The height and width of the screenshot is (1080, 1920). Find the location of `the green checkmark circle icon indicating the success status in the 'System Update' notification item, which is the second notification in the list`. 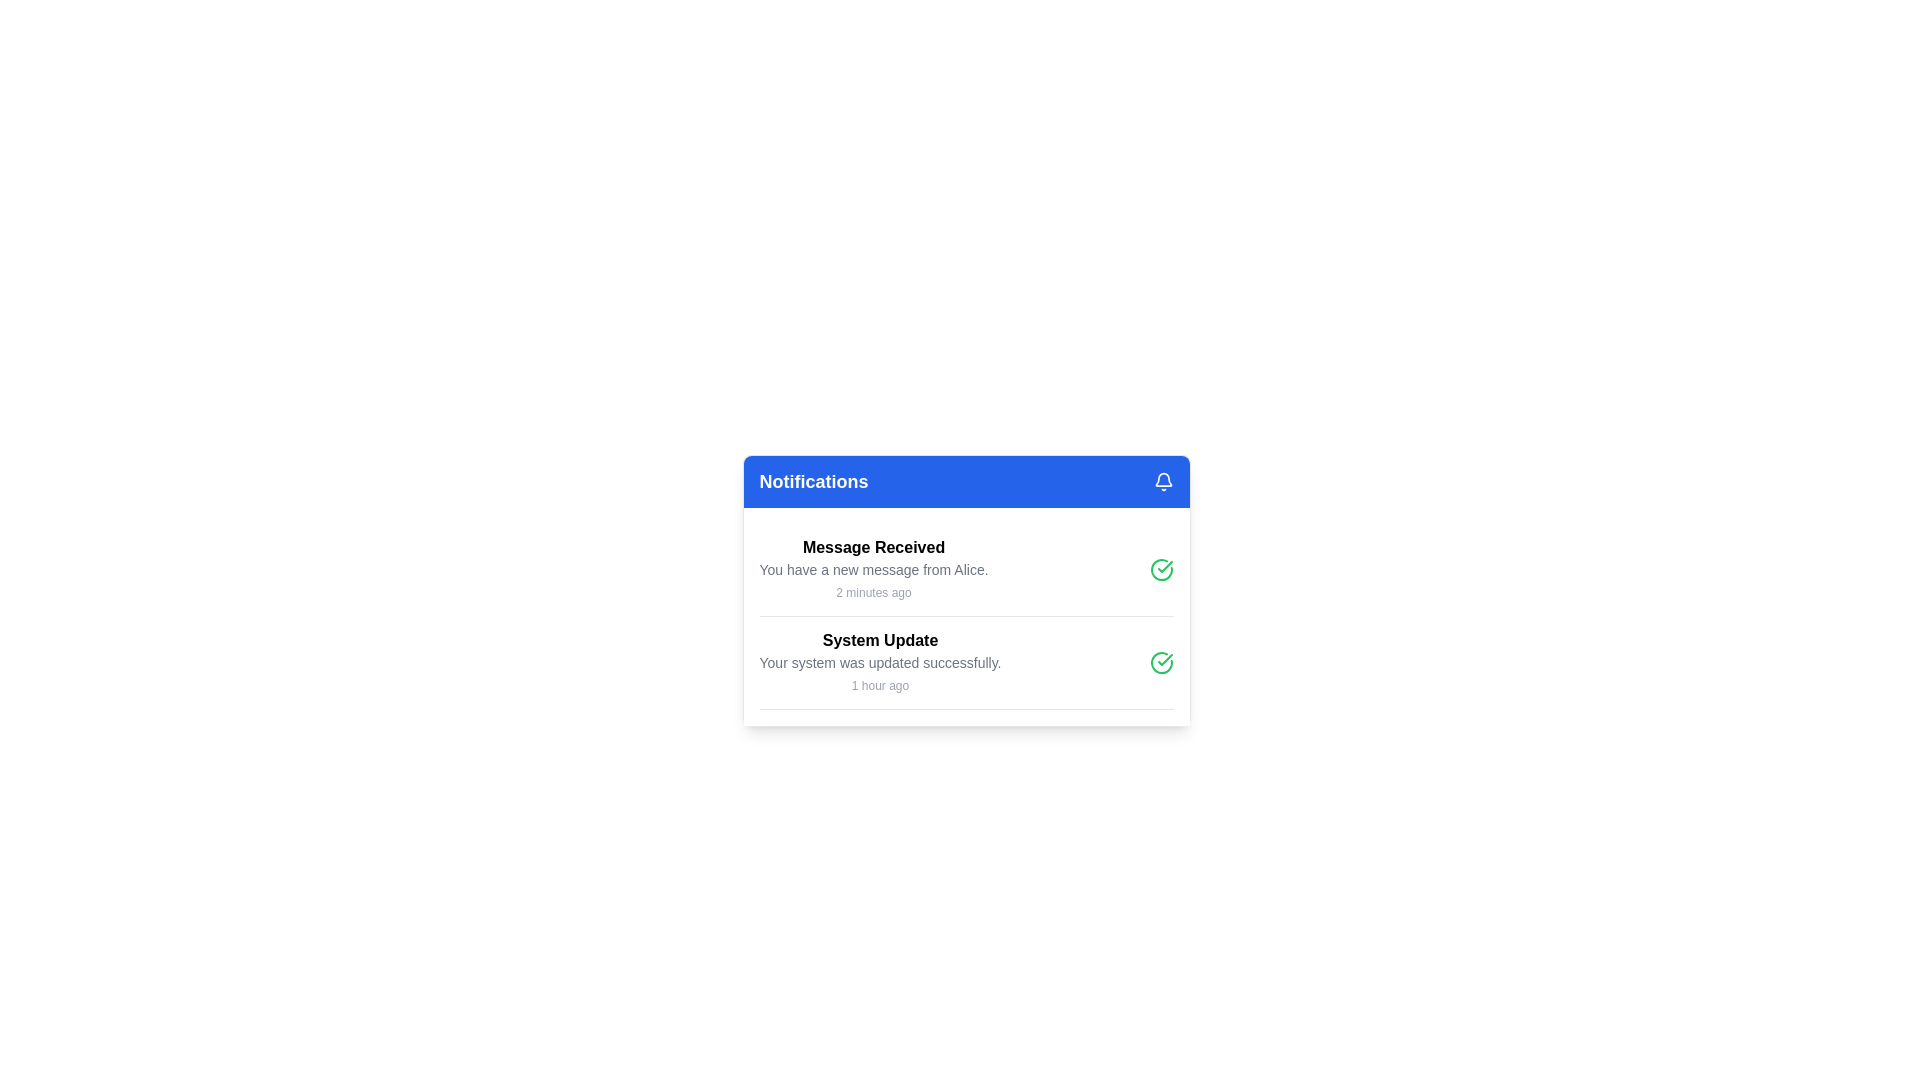

the green checkmark circle icon indicating the success status in the 'System Update' notification item, which is the second notification in the list is located at coordinates (966, 663).